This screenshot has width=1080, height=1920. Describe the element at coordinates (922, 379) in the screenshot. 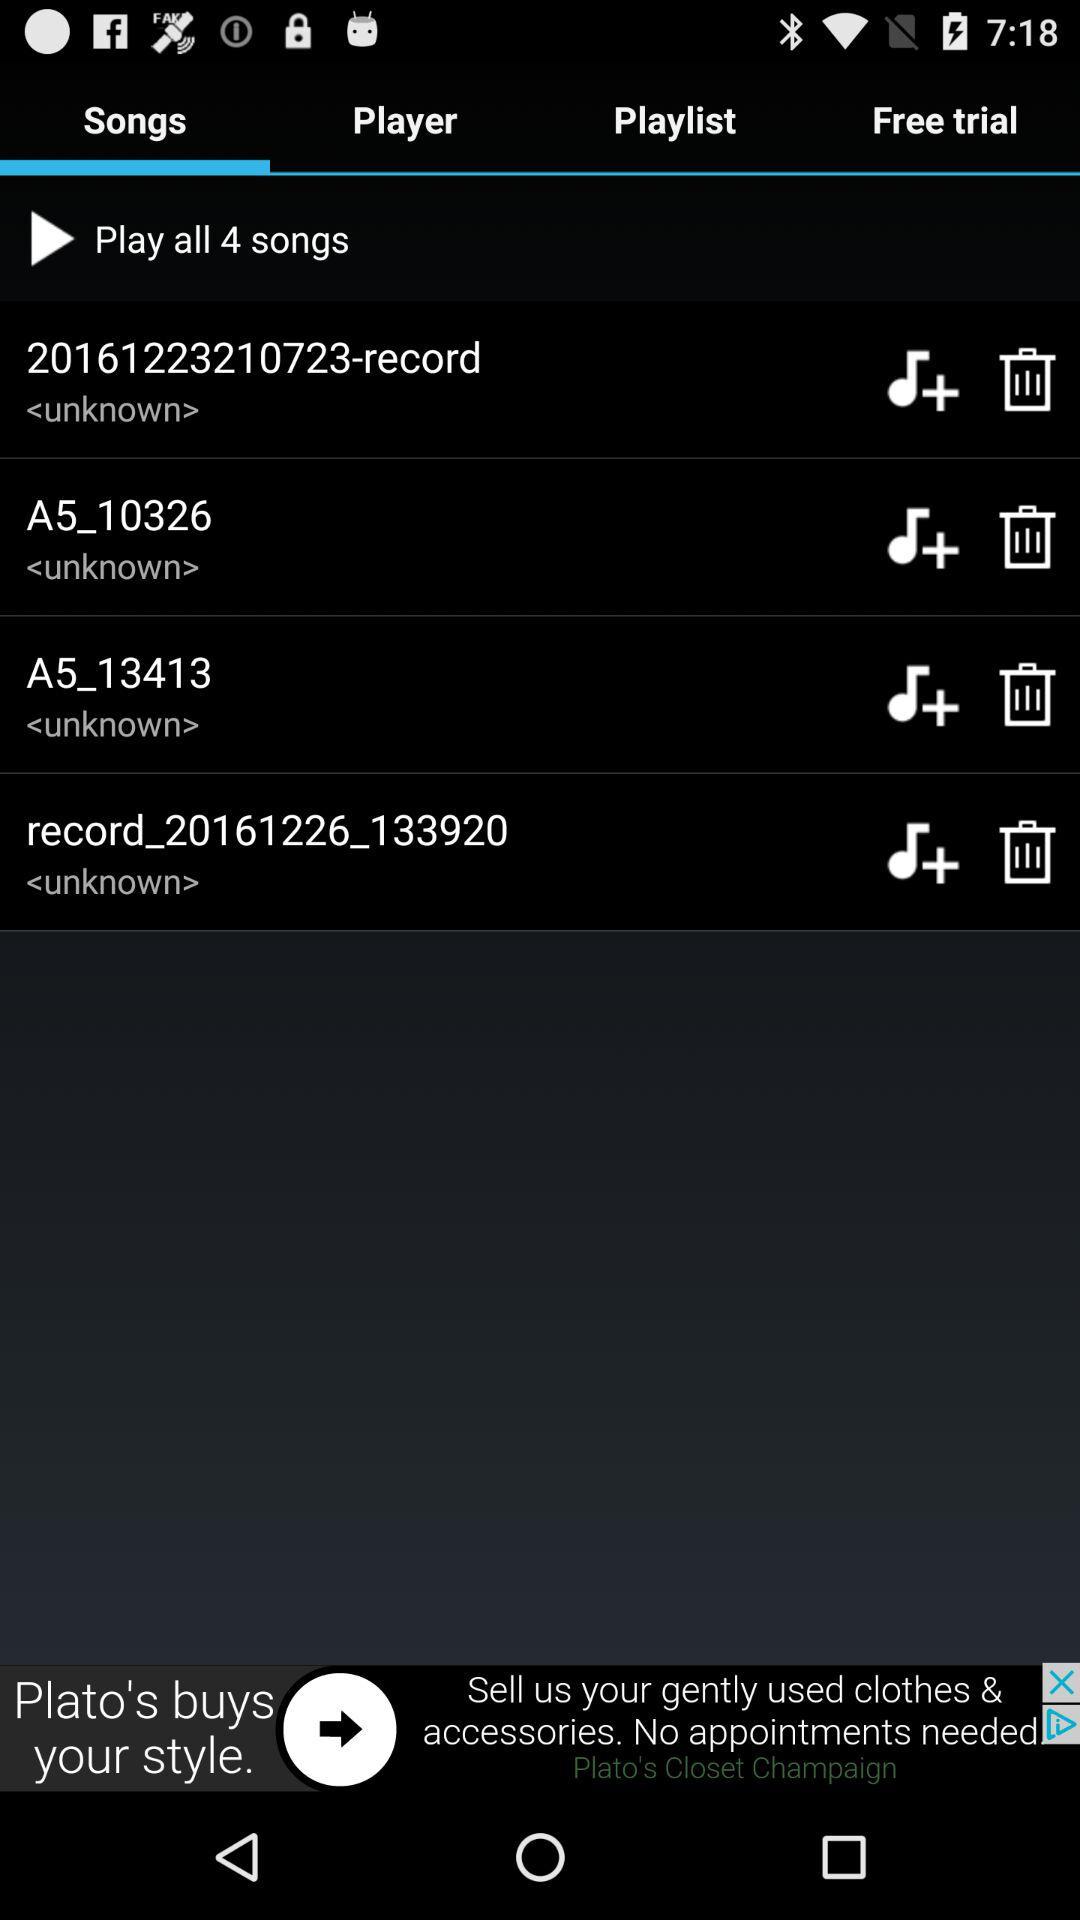

I see `to playlist` at that location.